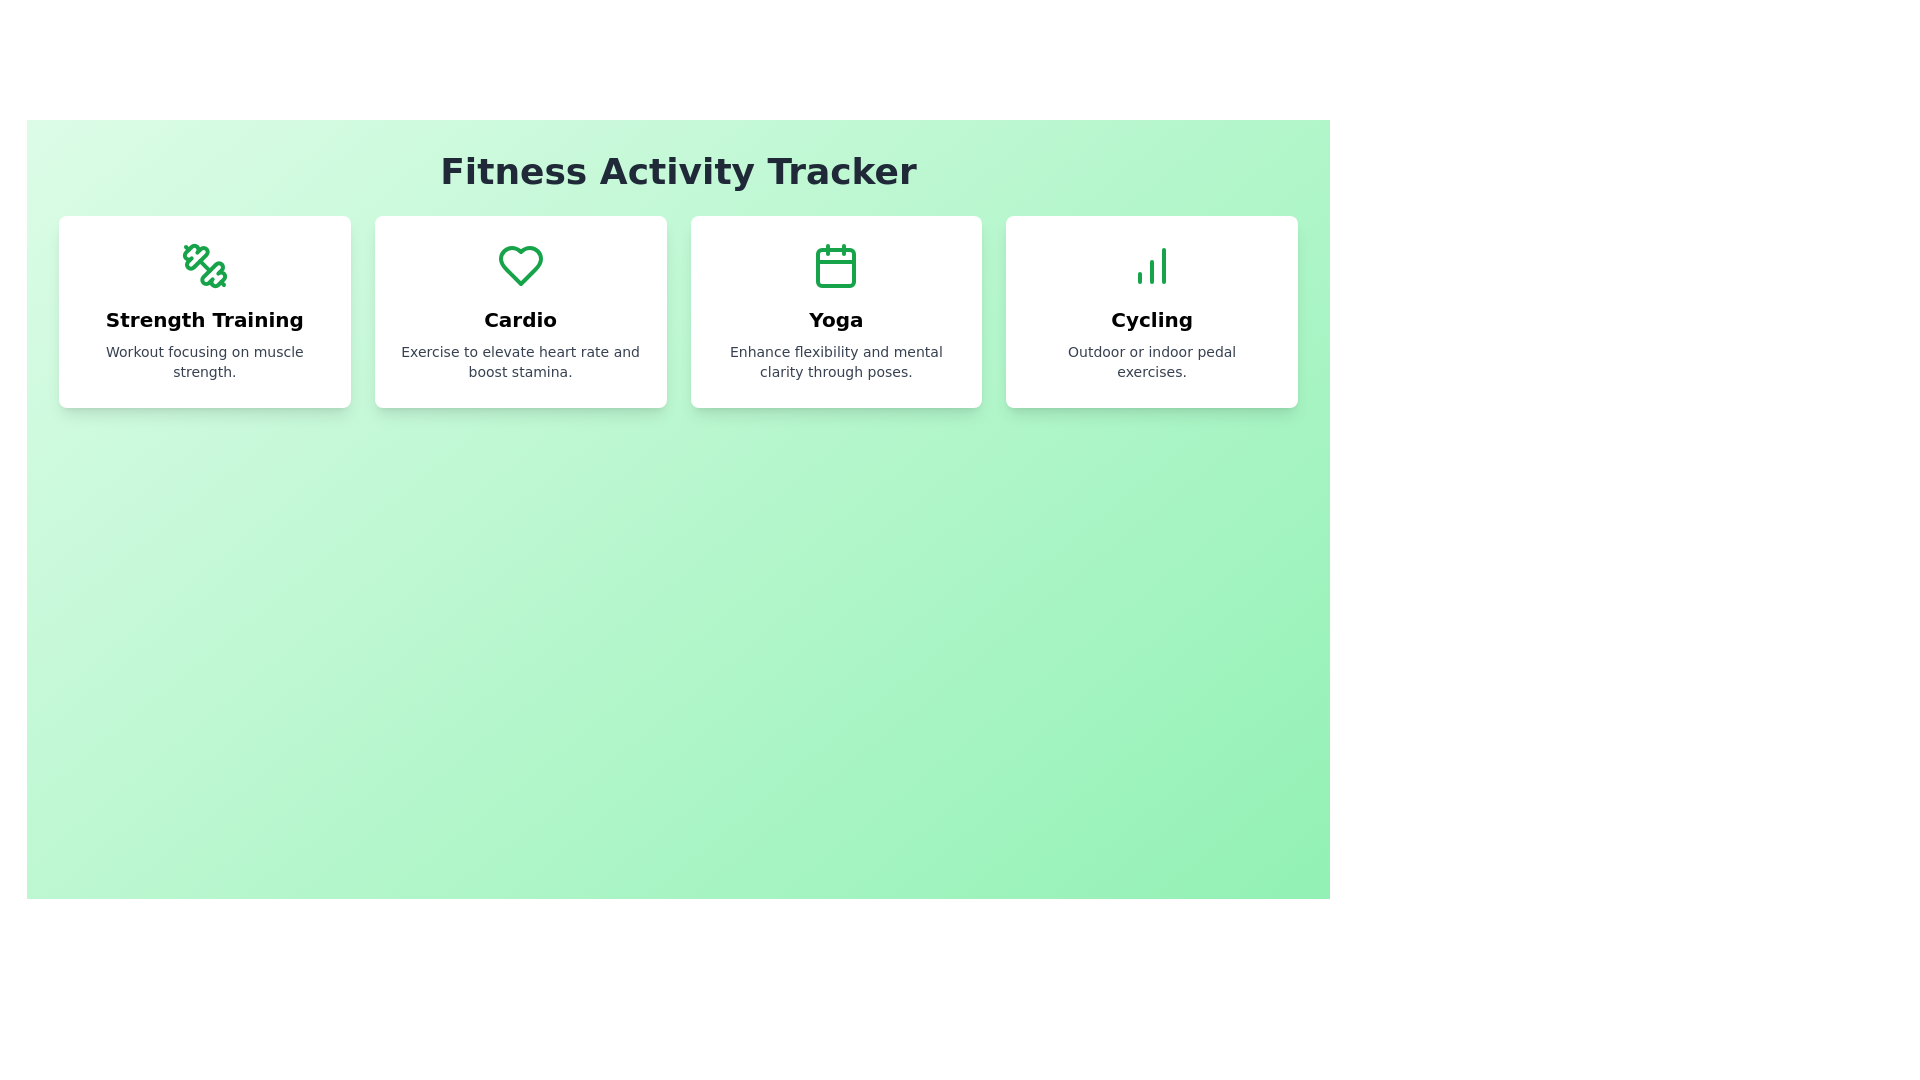 The width and height of the screenshot is (1920, 1080). What do you see at coordinates (836, 319) in the screenshot?
I see `the bold text label saying 'Yoga' that is centrally aligned within the second card, located above a short descriptive sentence and below a green calendar icon` at bounding box center [836, 319].